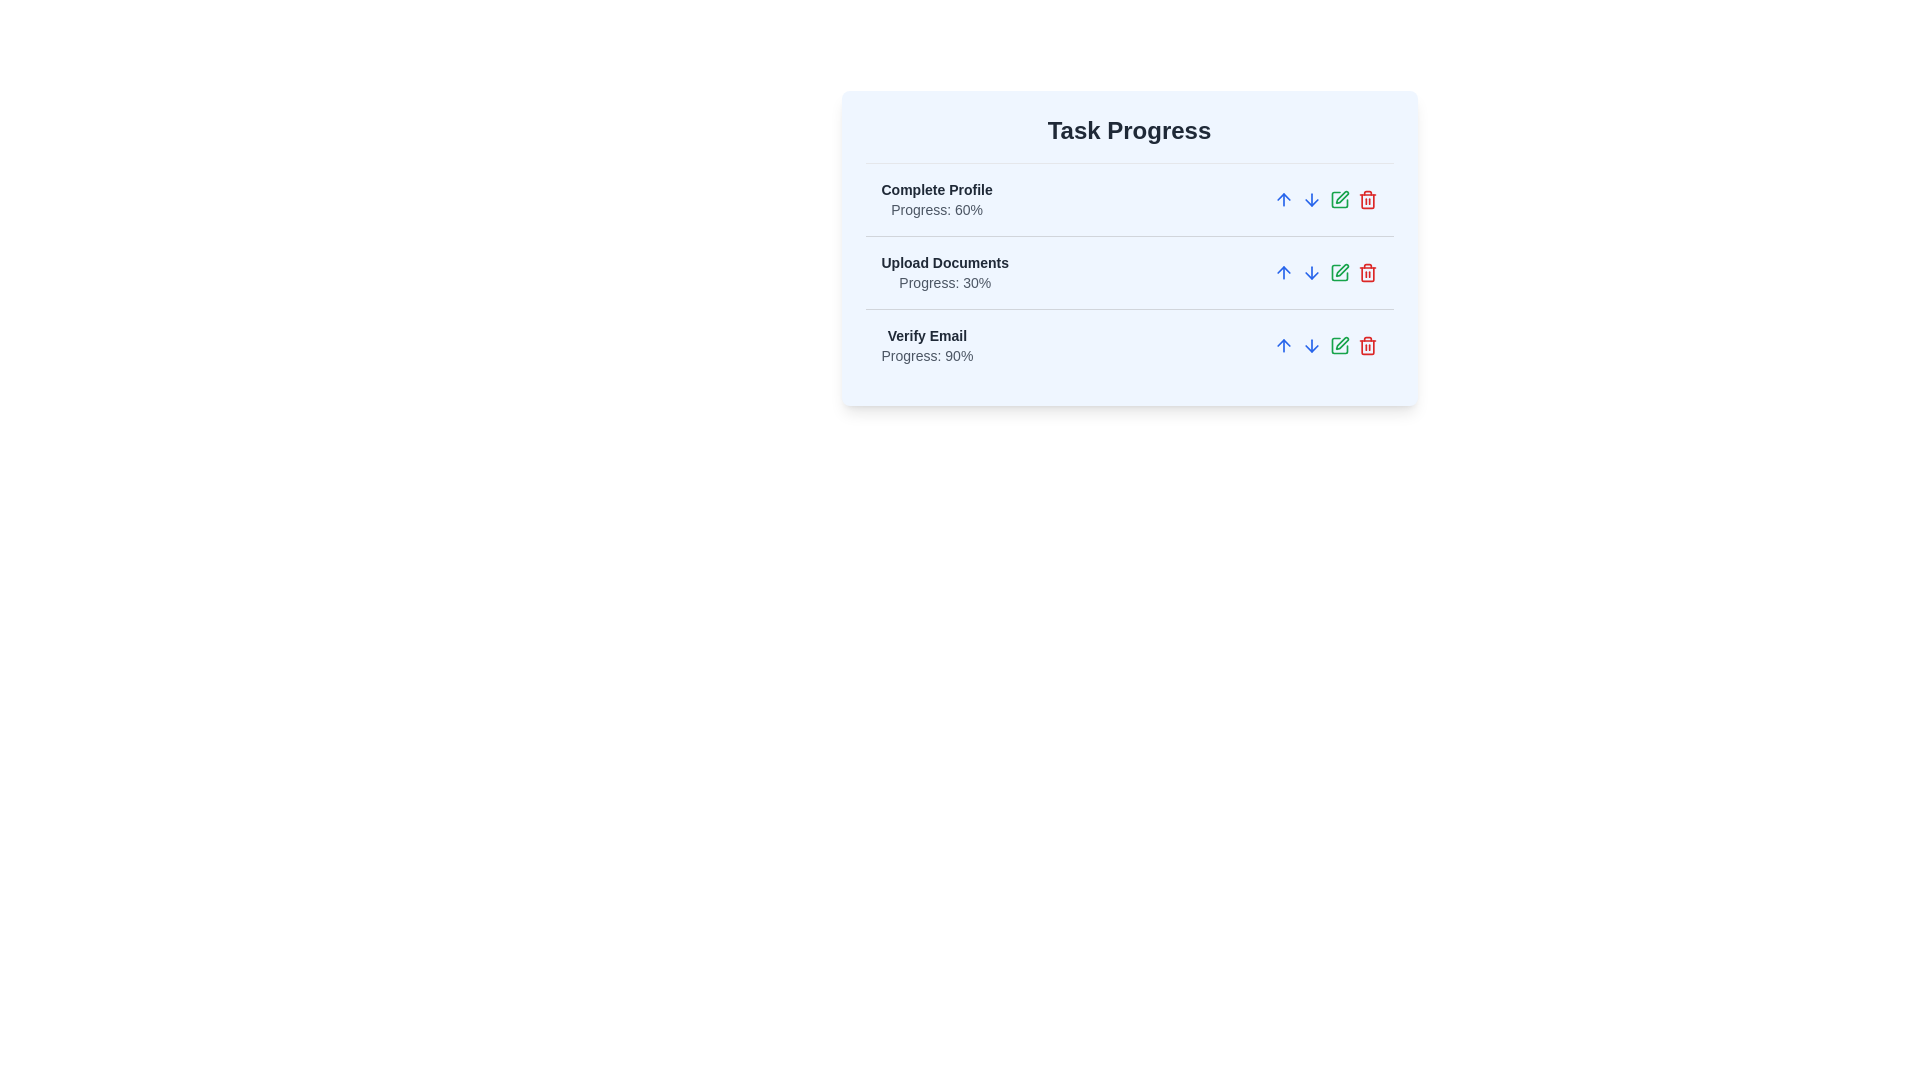 The width and height of the screenshot is (1920, 1080). What do you see at coordinates (926, 345) in the screenshot?
I see `the Text label that displays 'Verify Email' and 'Progress: 90%' in a smaller font, which is the third element in a vertical list within a card, located below 'Upload Documents Progress: 30%'` at bounding box center [926, 345].